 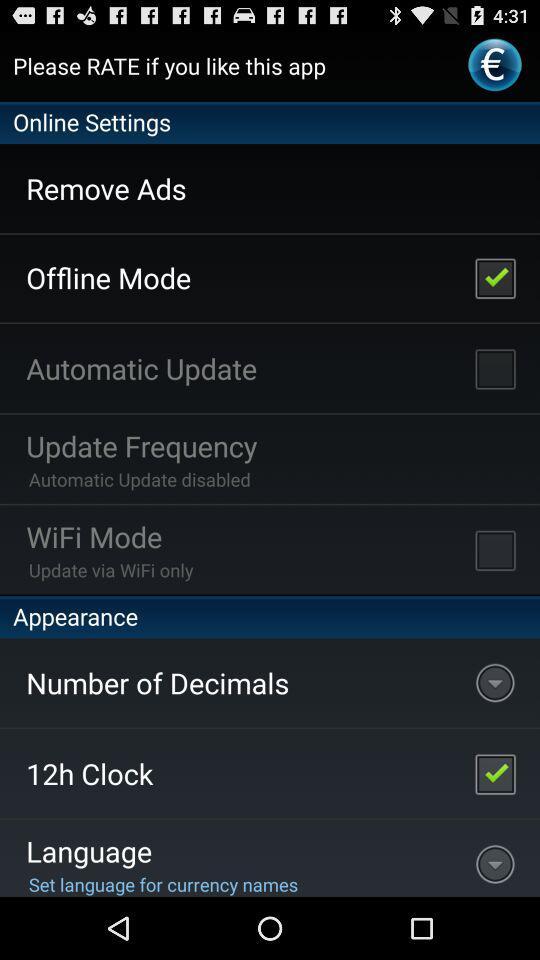 I want to click on auto updates, so click(x=494, y=367).